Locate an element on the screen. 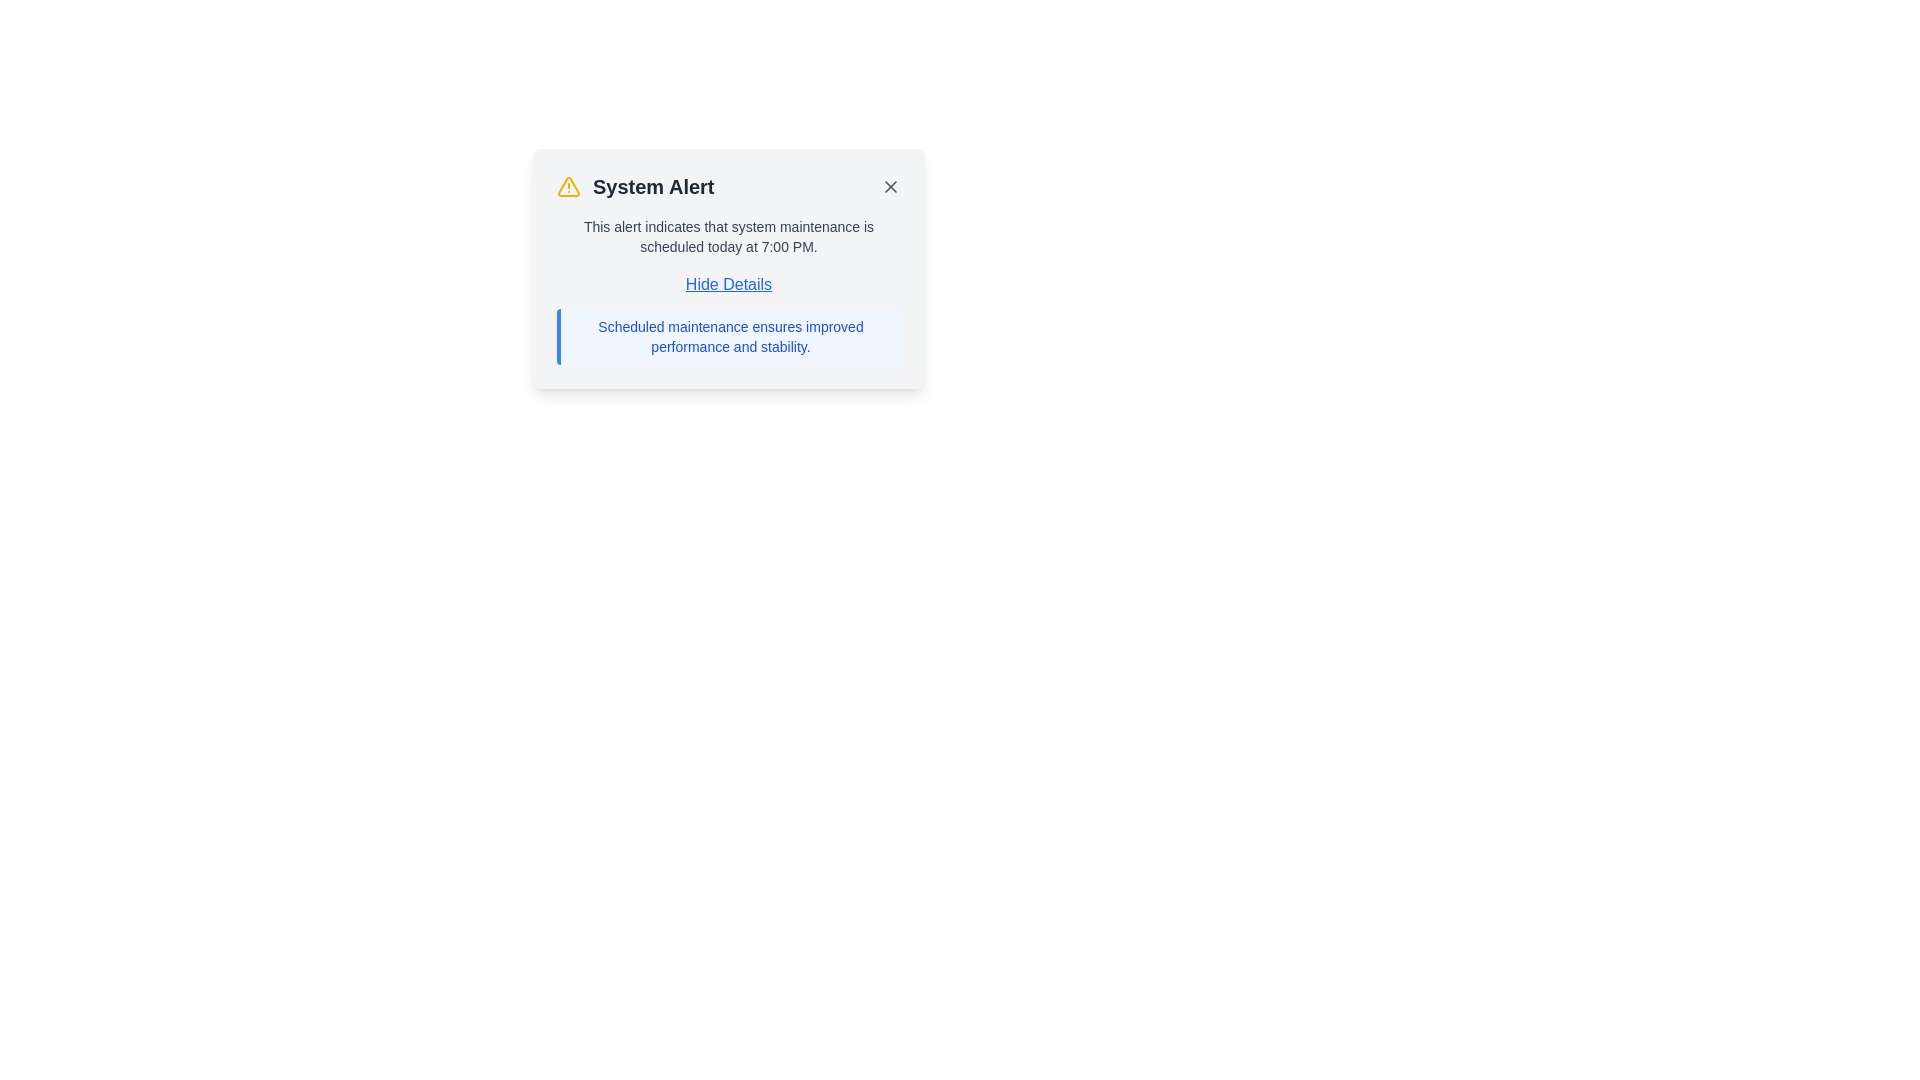 This screenshot has width=1920, height=1080. the close button located at the top-right corner of the notification panel is located at coordinates (890, 186).